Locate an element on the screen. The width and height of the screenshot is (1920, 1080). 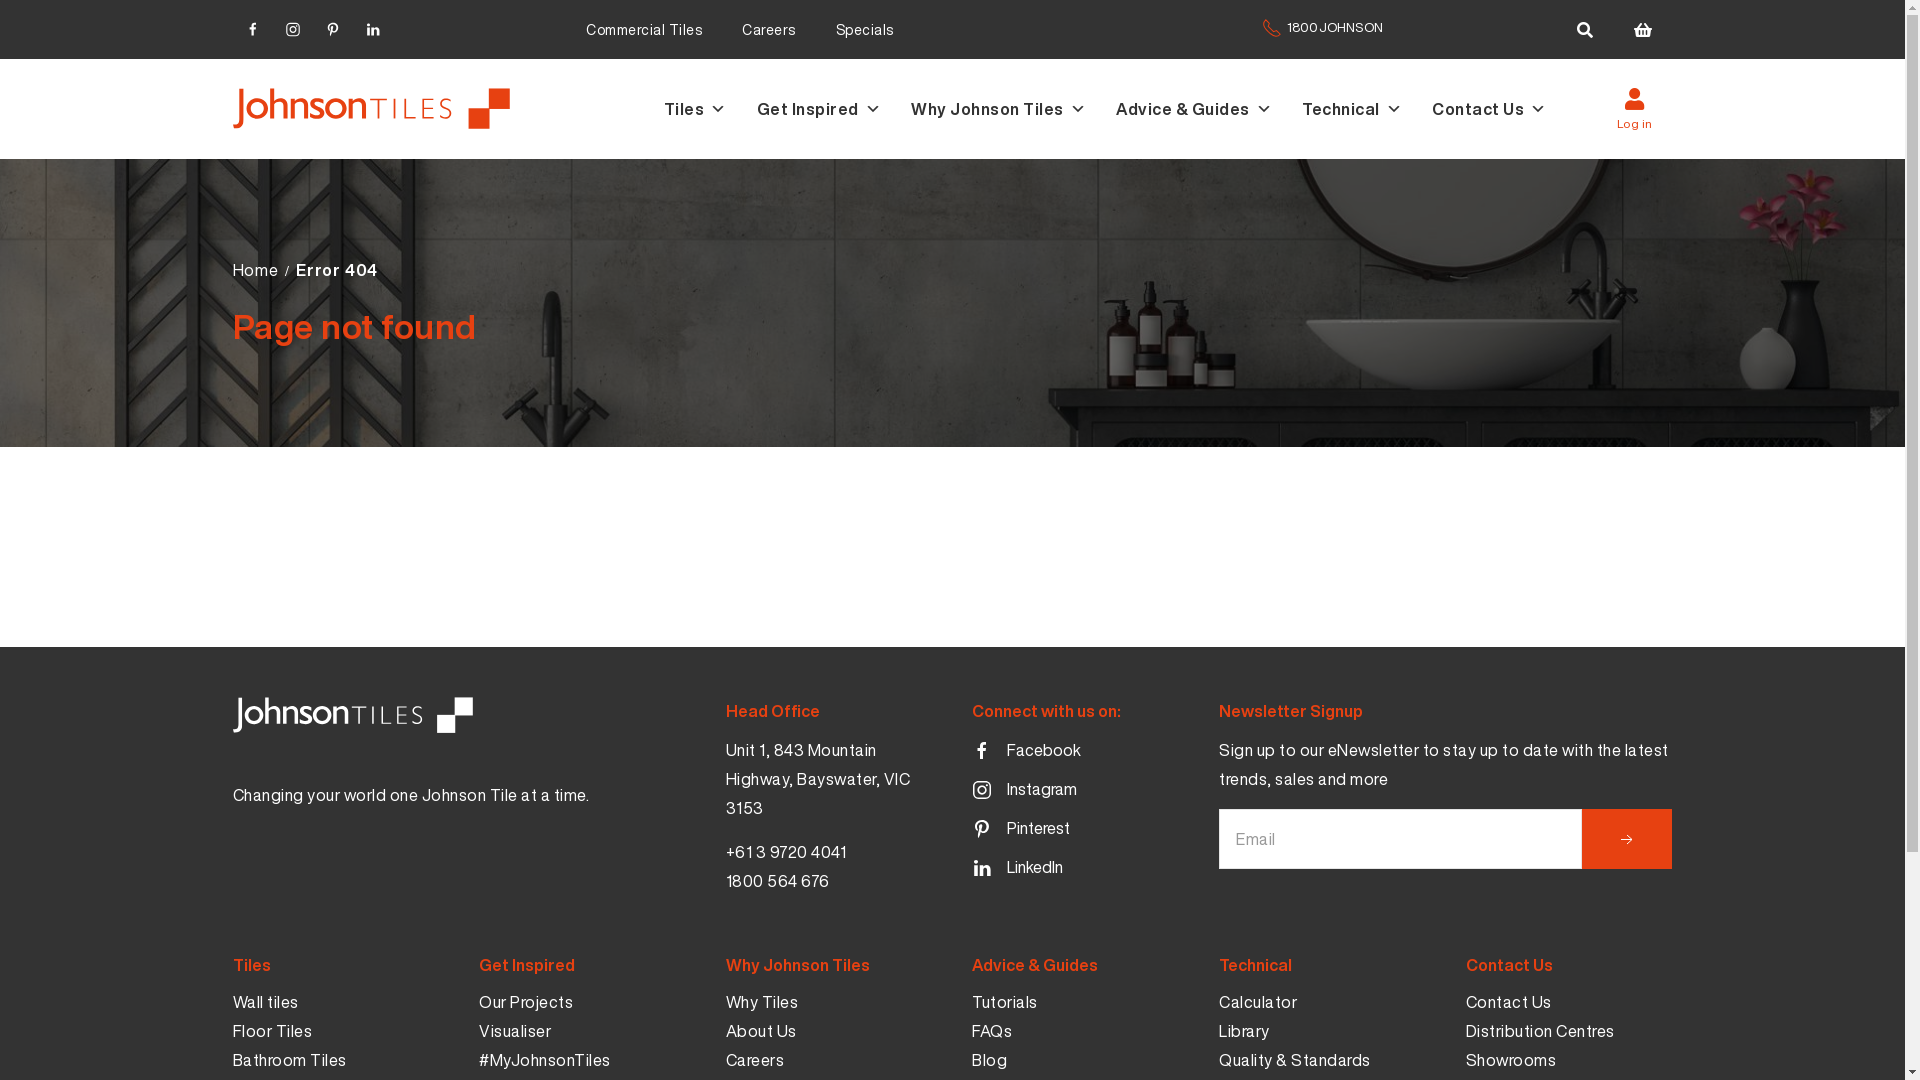
'Showrooms' is located at coordinates (1465, 1059).